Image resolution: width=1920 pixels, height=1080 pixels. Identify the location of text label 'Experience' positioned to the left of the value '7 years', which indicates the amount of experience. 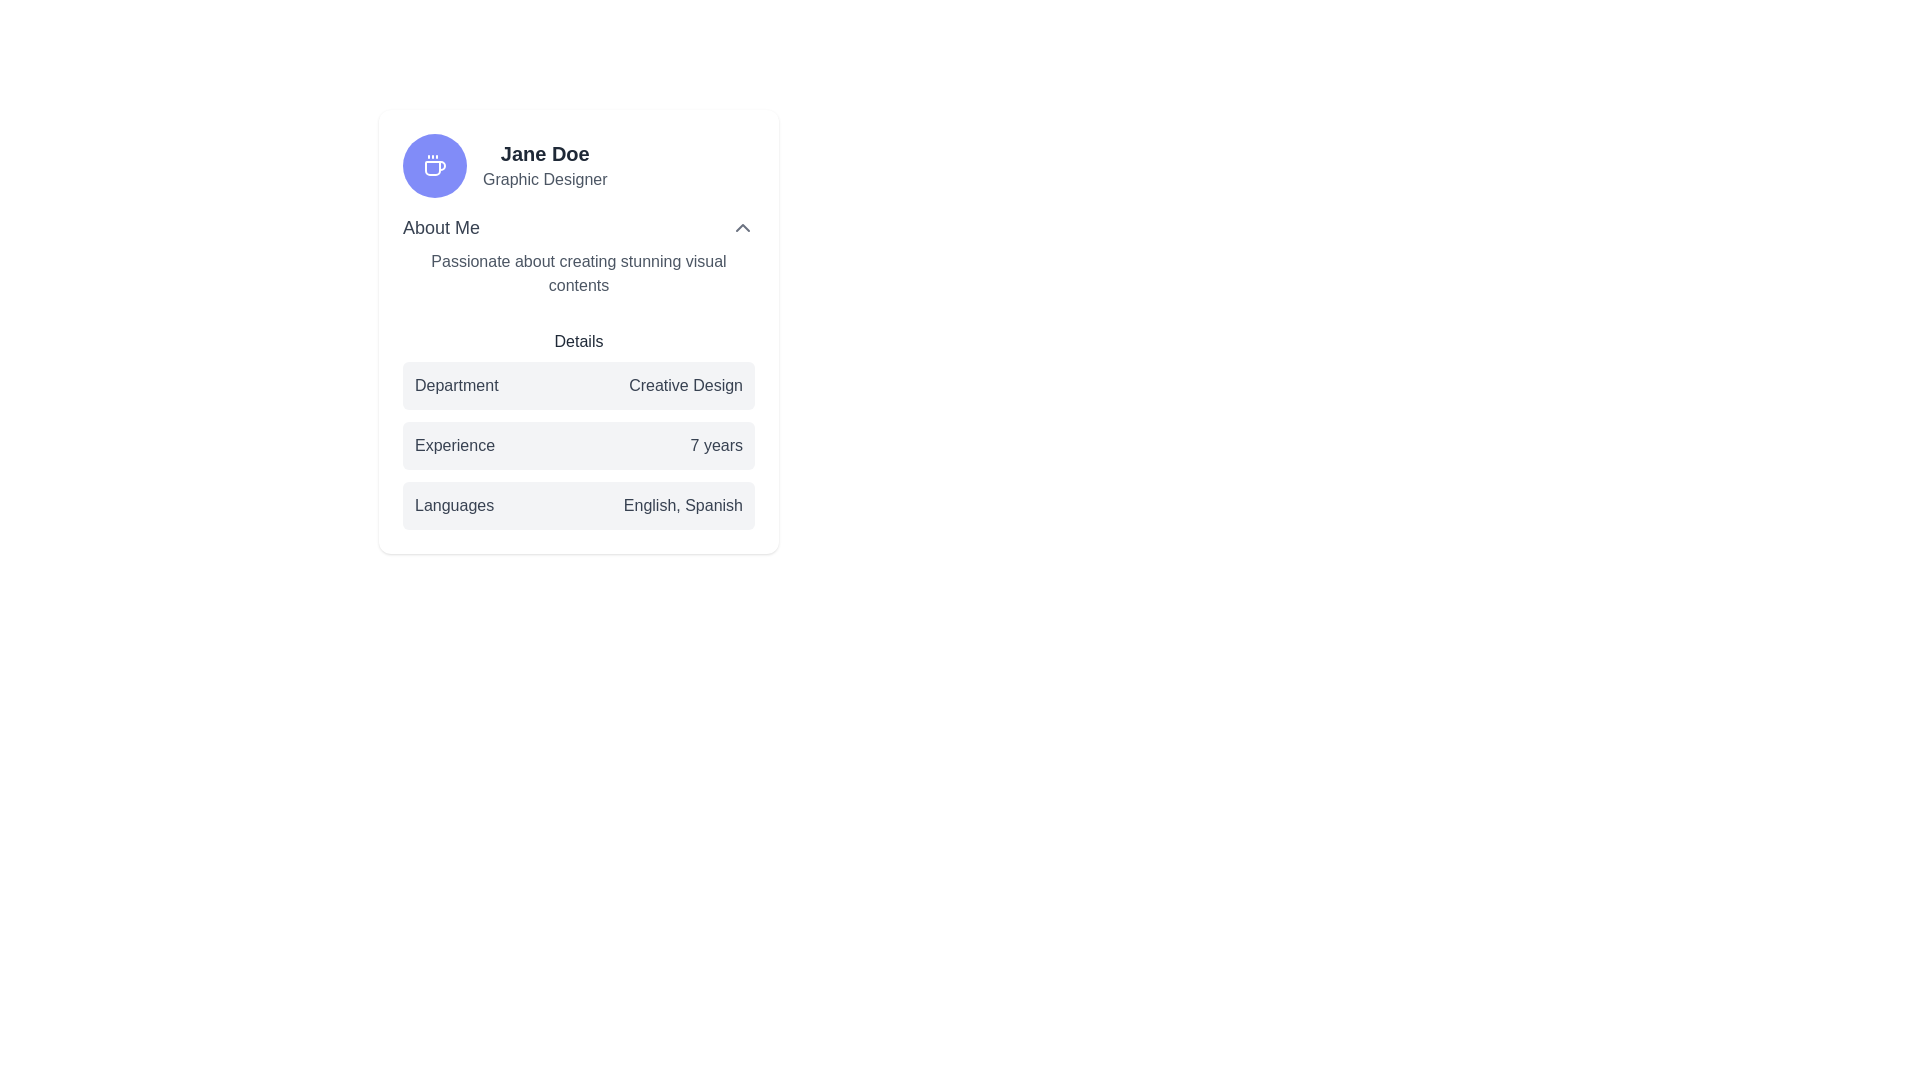
(454, 445).